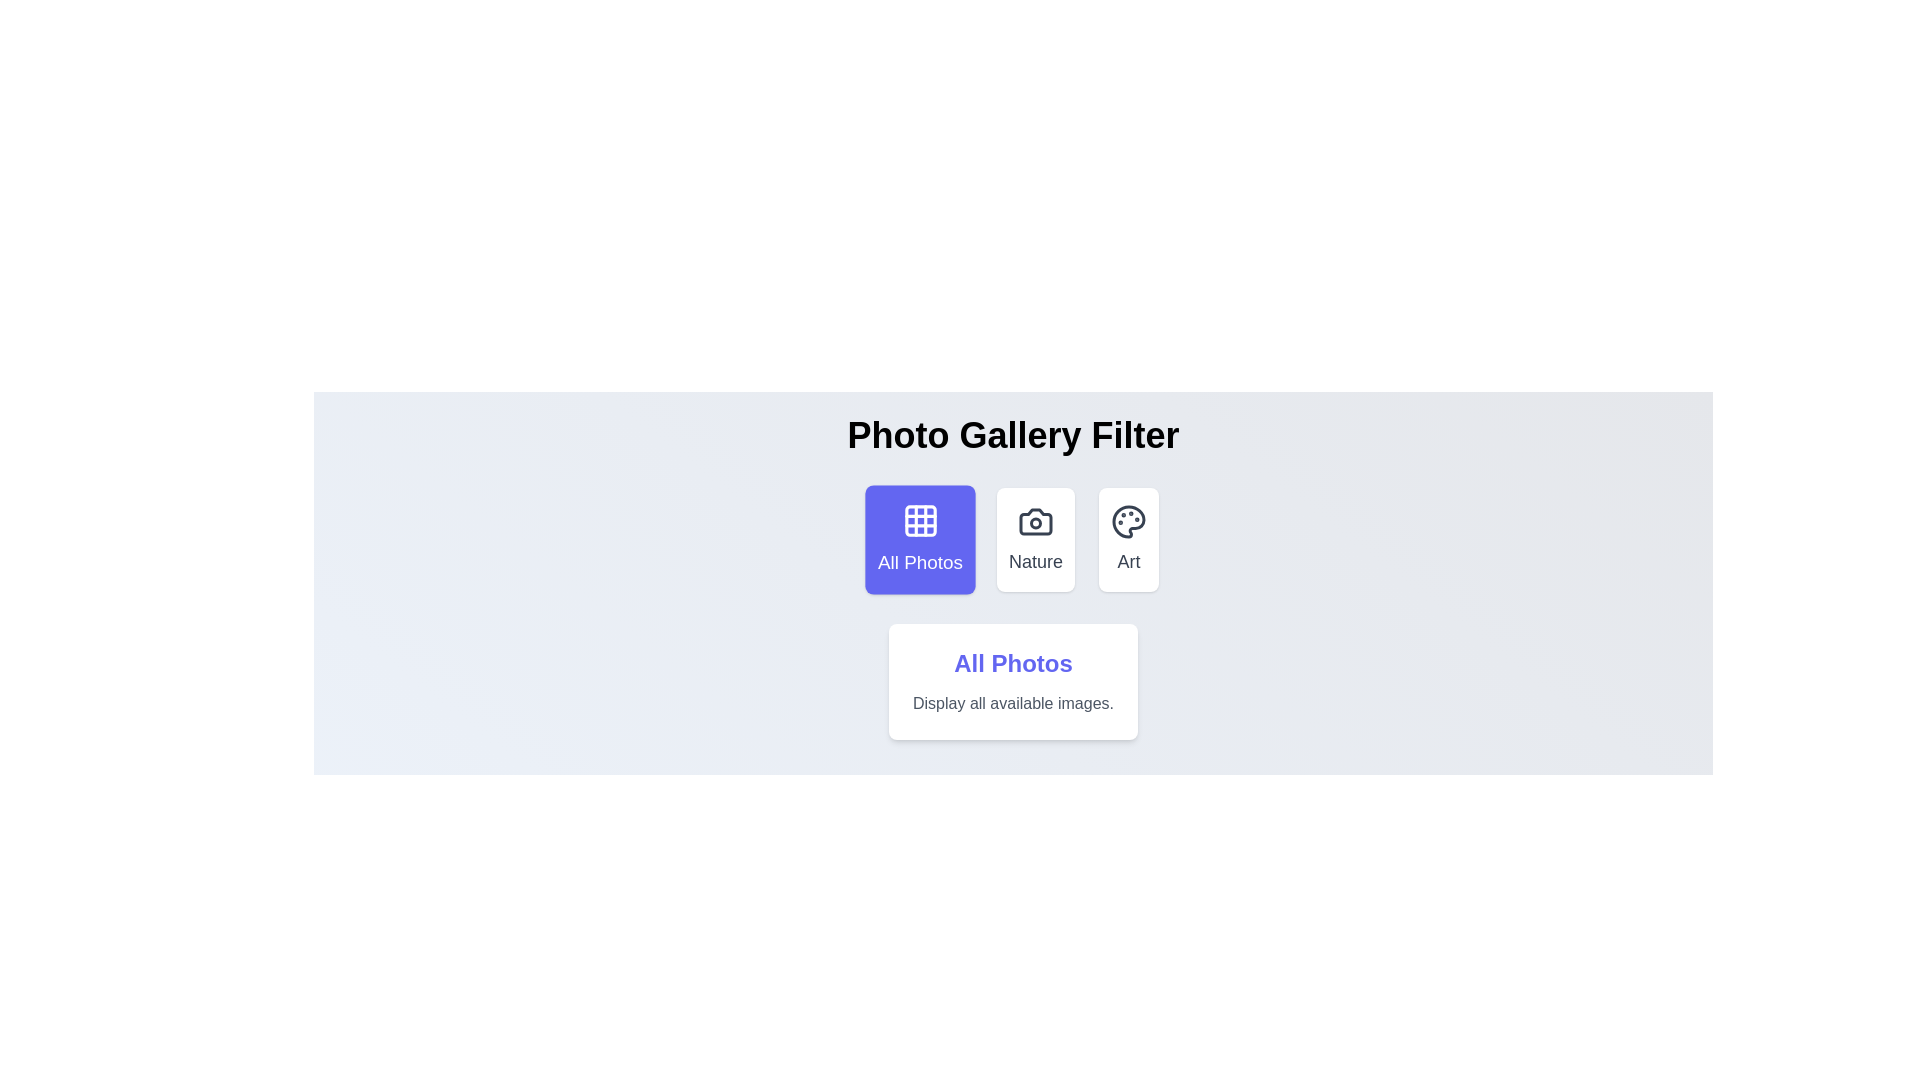 The width and height of the screenshot is (1920, 1080). What do you see at coordinates (1128, 540) in the screenshot?
I see `the icon and label of the filter button corresponding to Art` at bounding box center [1128, 540].